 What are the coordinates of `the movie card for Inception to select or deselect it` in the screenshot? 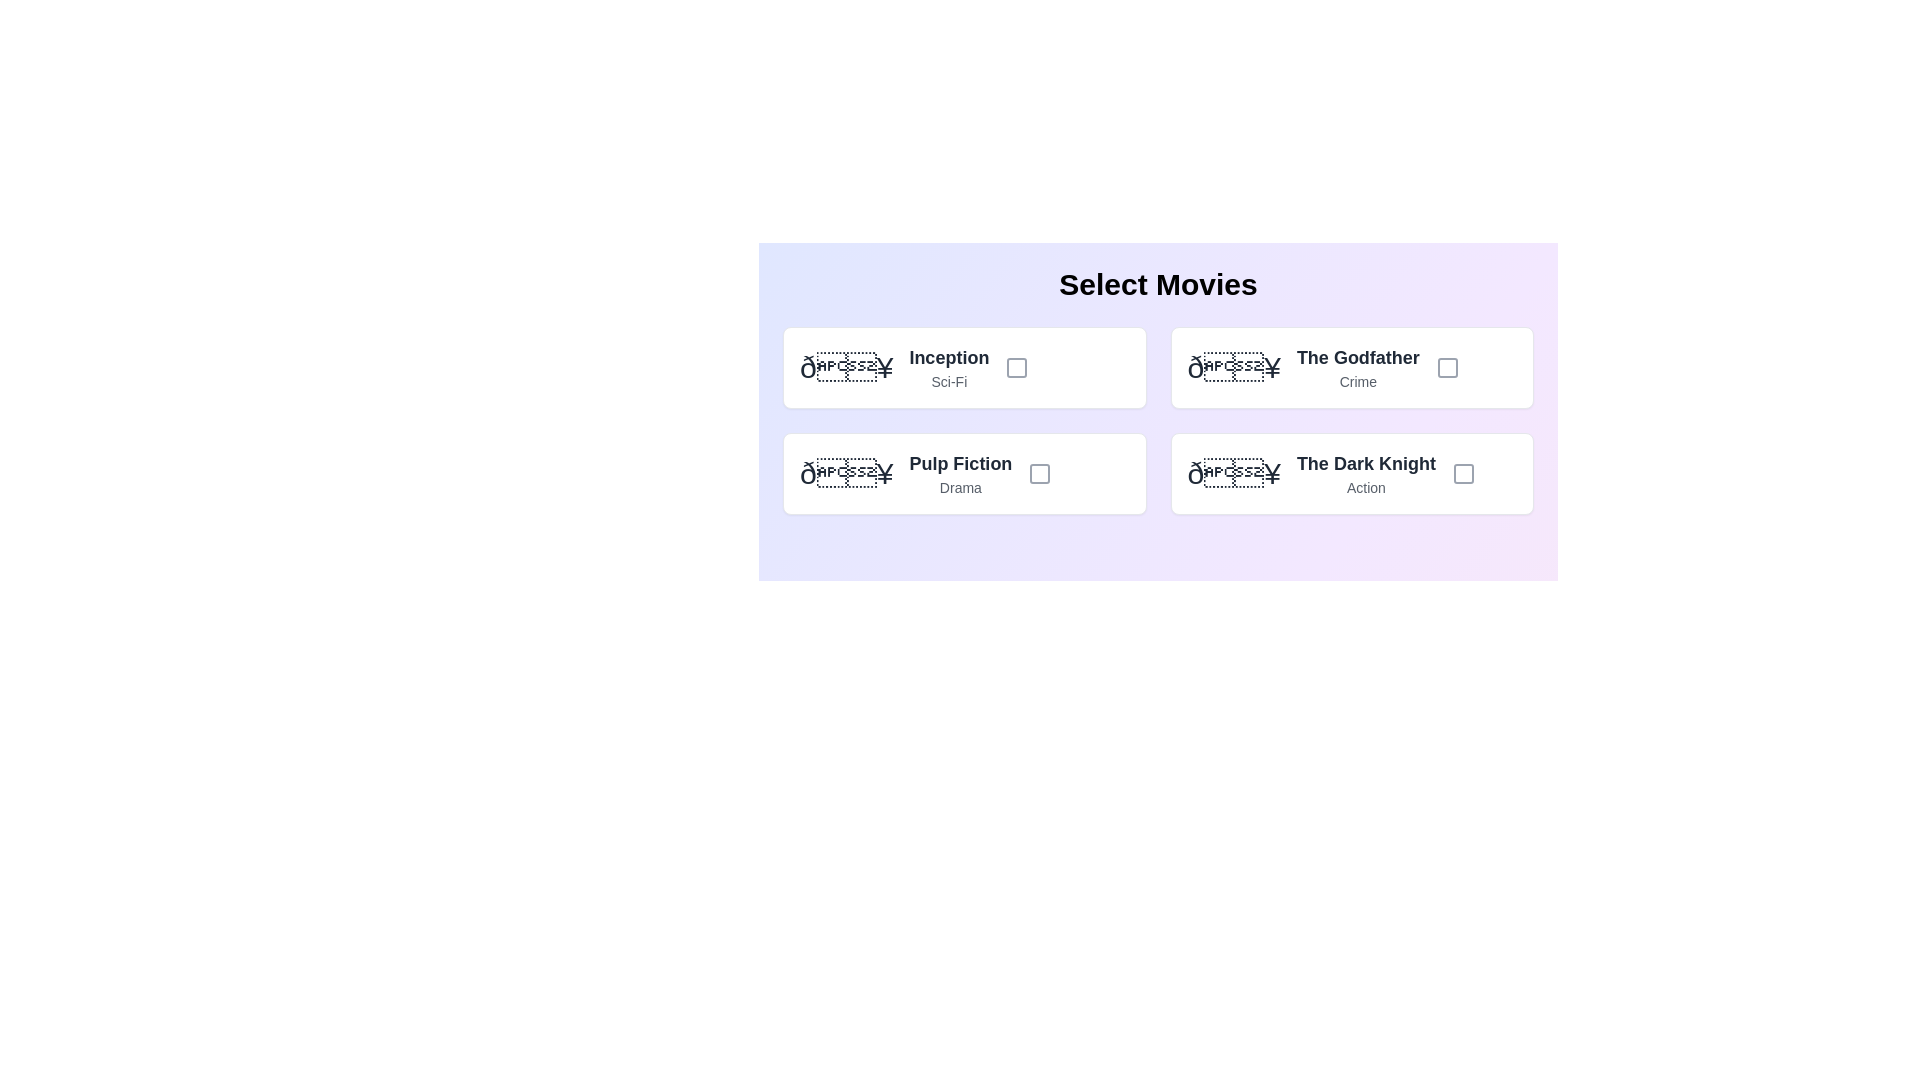 It's located at (964, 367).